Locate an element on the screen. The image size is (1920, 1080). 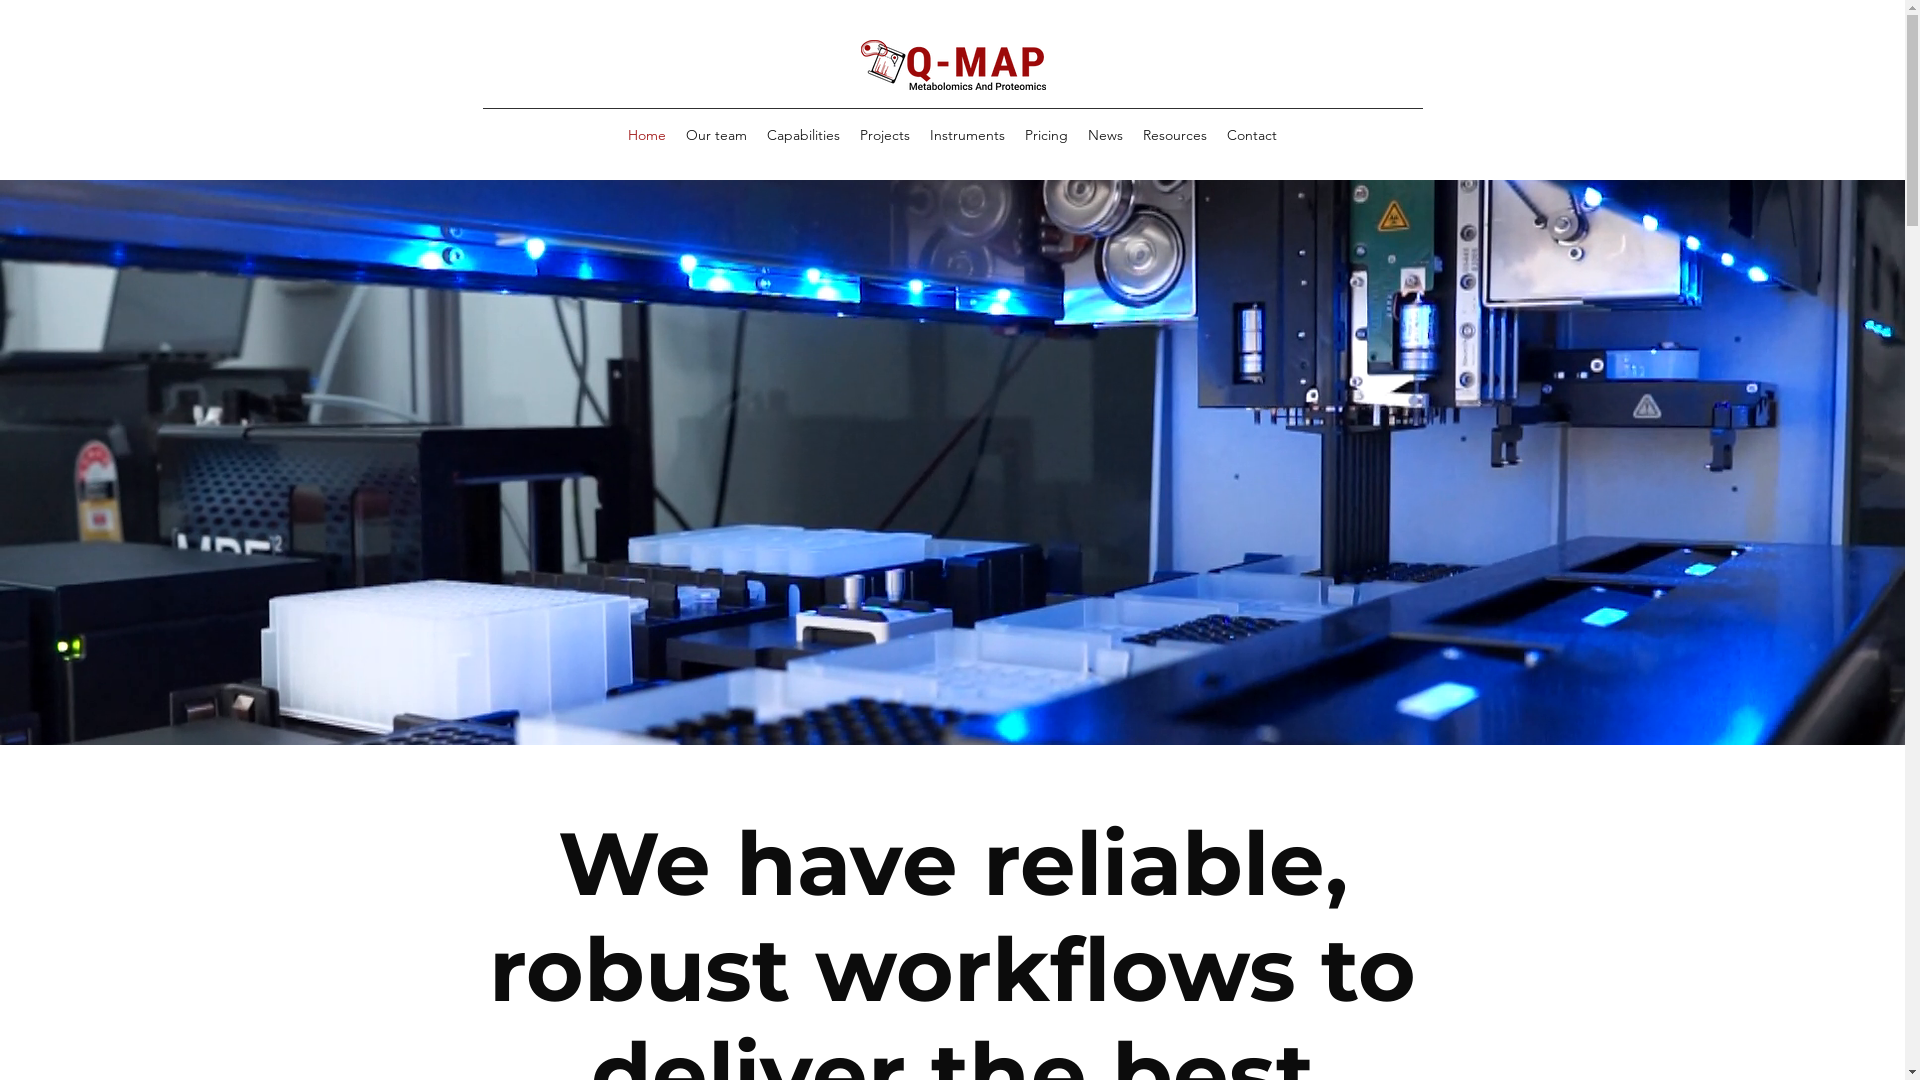
'Capabilities' is located at coordinates (803, 135).